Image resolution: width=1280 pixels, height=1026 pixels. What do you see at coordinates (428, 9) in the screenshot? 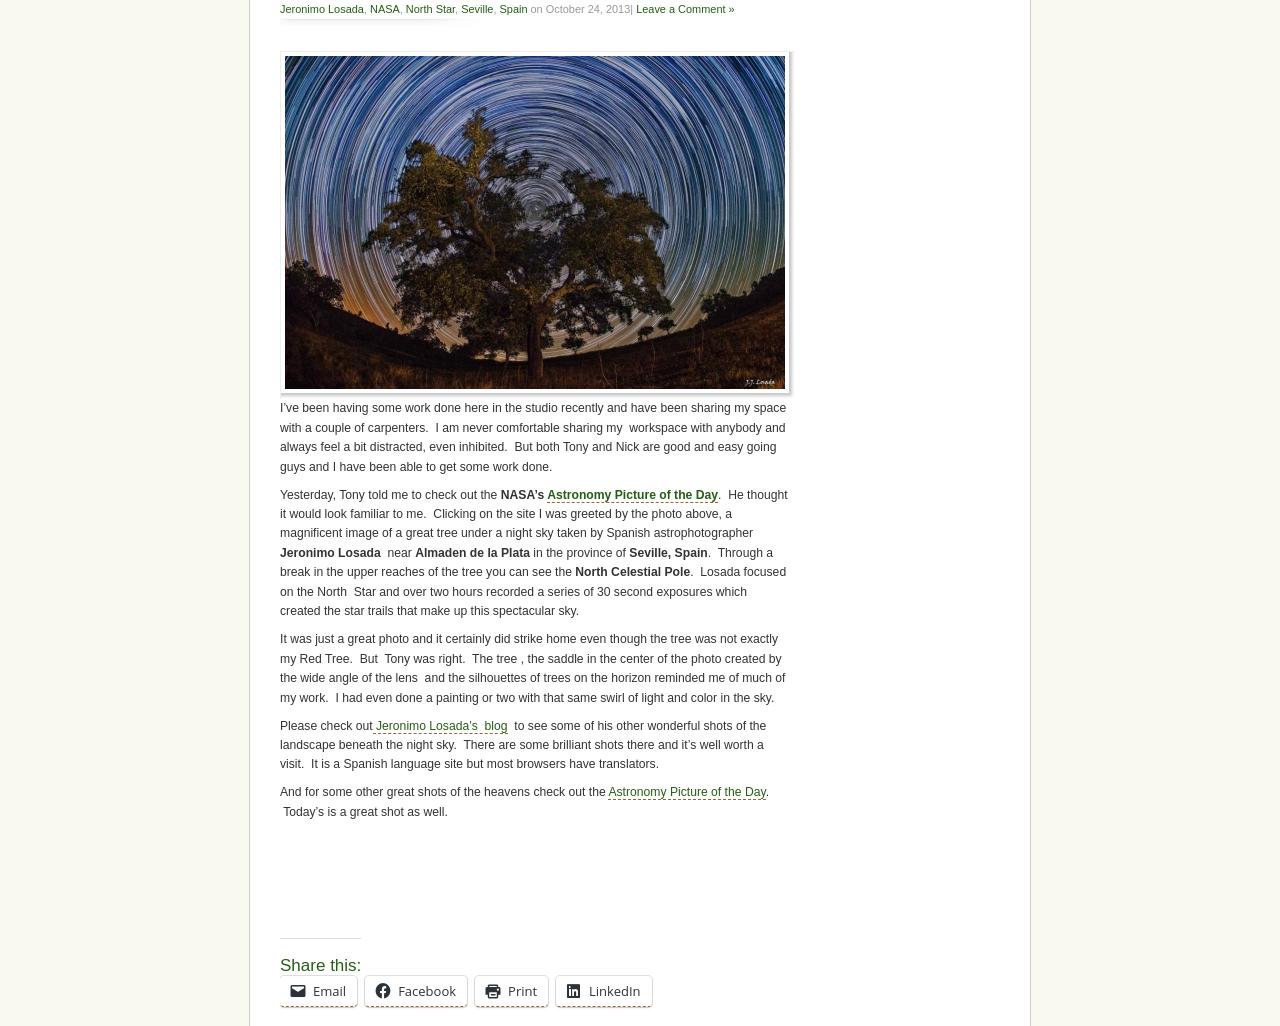
I see `'North Star'` at bounding box center [428, 9].